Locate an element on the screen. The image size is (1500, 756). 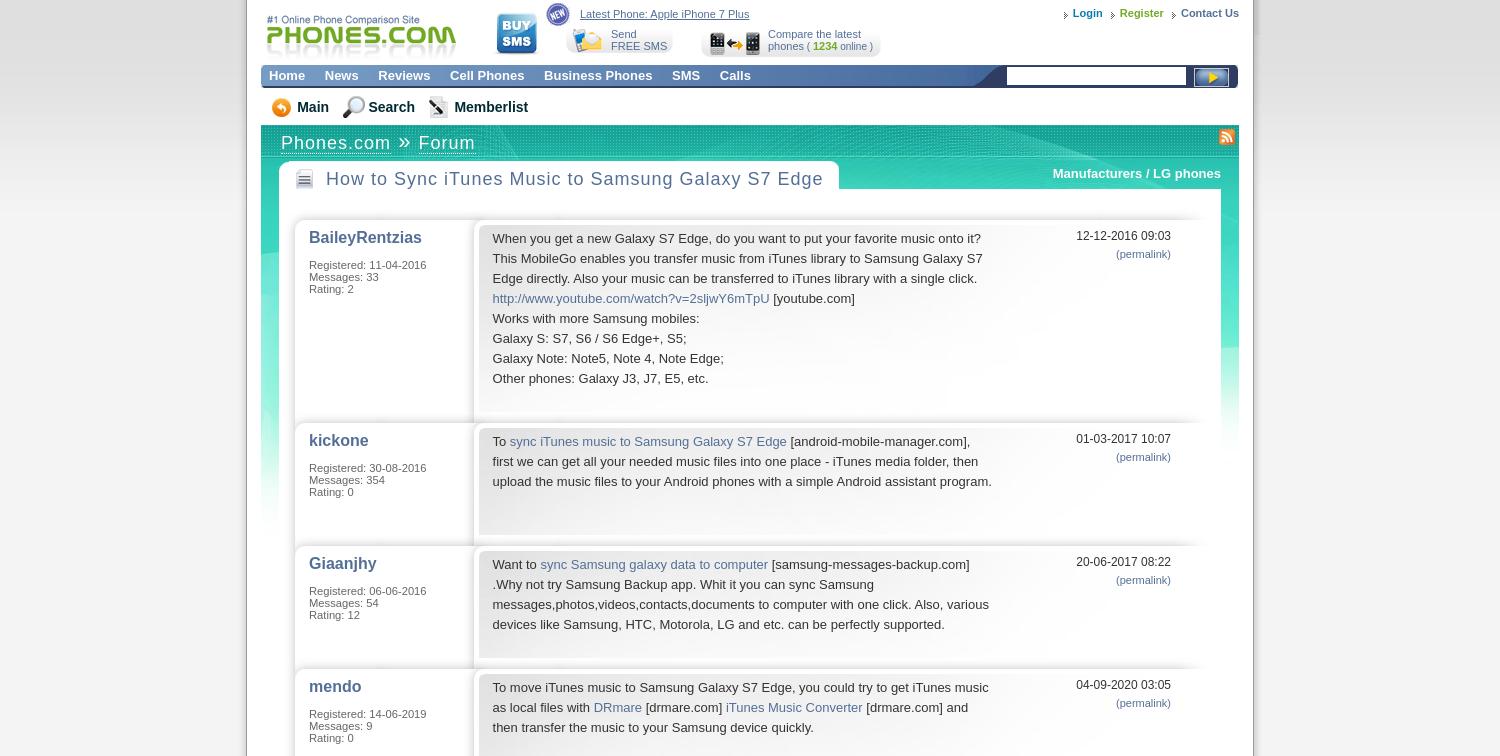
'mendo' is located at coordinates (333, 686).